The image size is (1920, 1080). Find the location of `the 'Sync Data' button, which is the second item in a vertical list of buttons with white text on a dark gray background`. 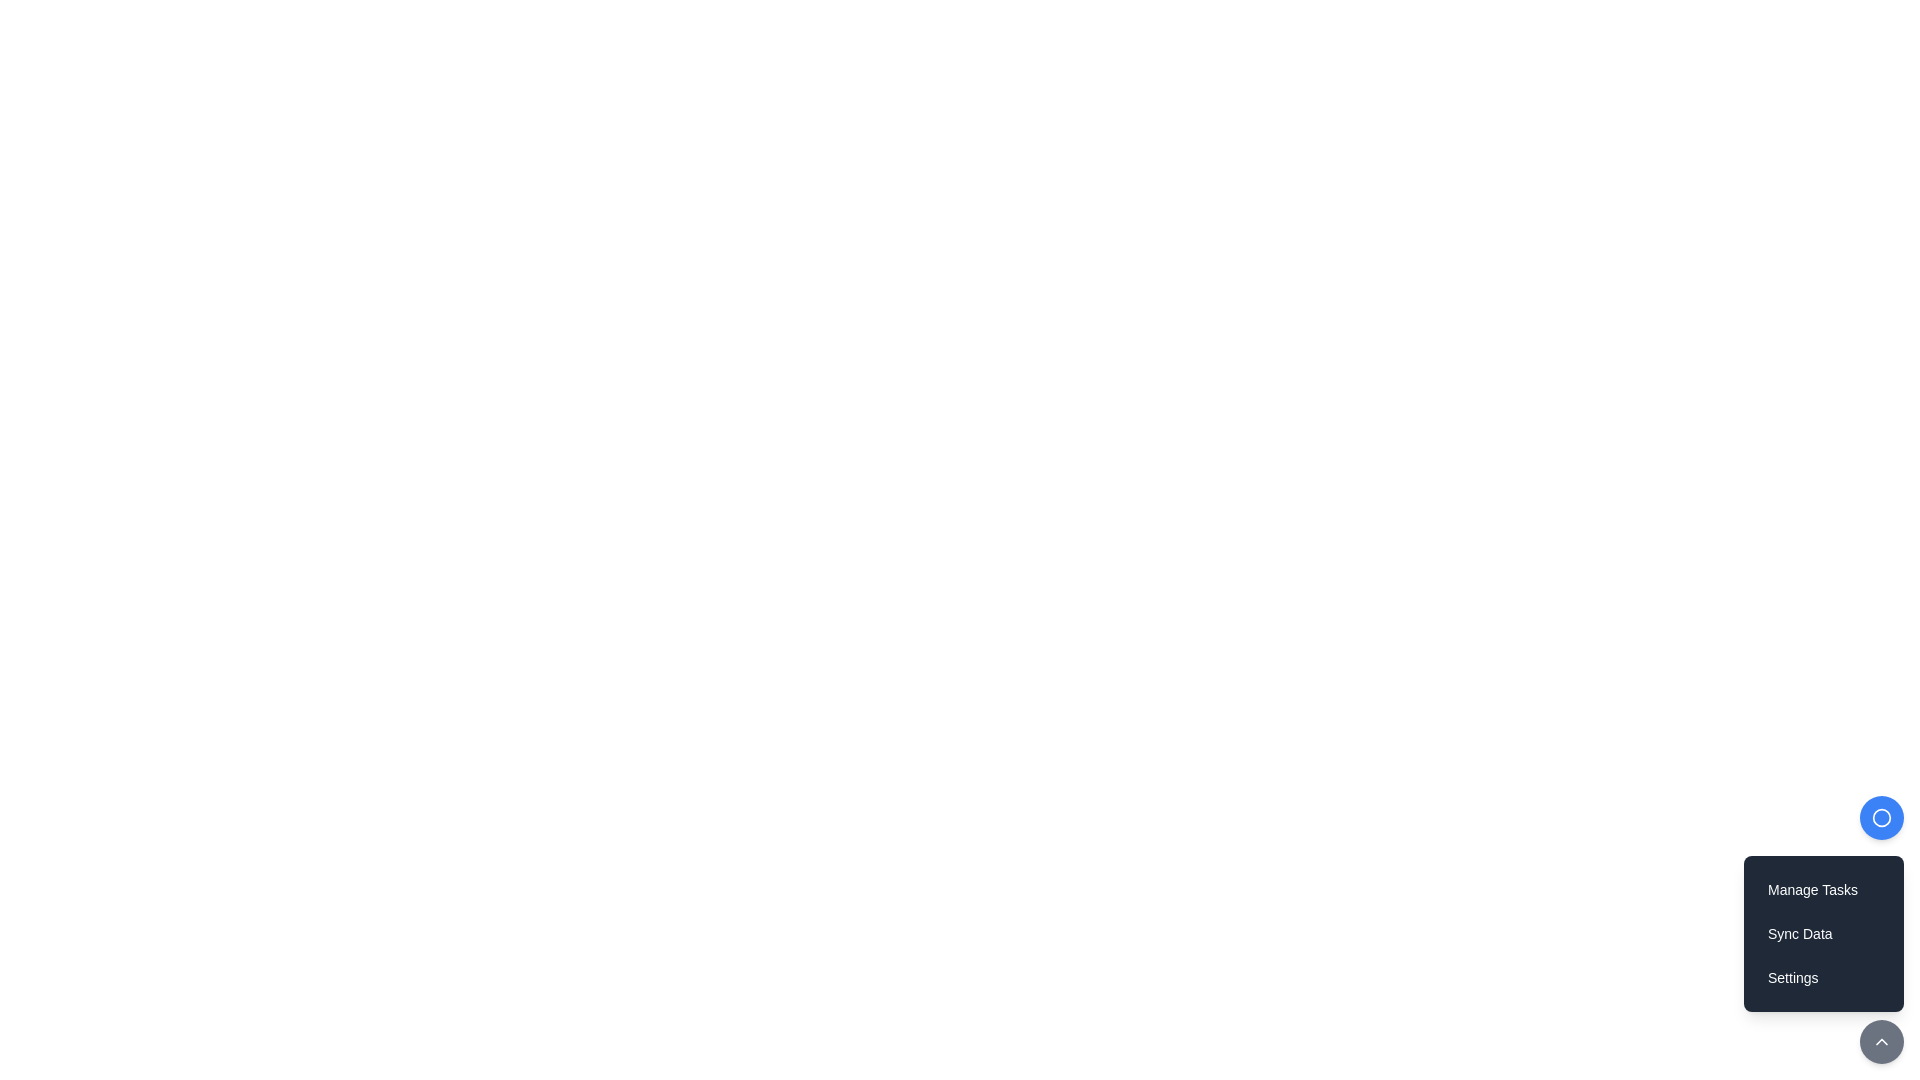

the 'Sync Data' button, which is the second item in a vertical list of buttons with white text on a dark gray background is located at coordinates (1824, 929).